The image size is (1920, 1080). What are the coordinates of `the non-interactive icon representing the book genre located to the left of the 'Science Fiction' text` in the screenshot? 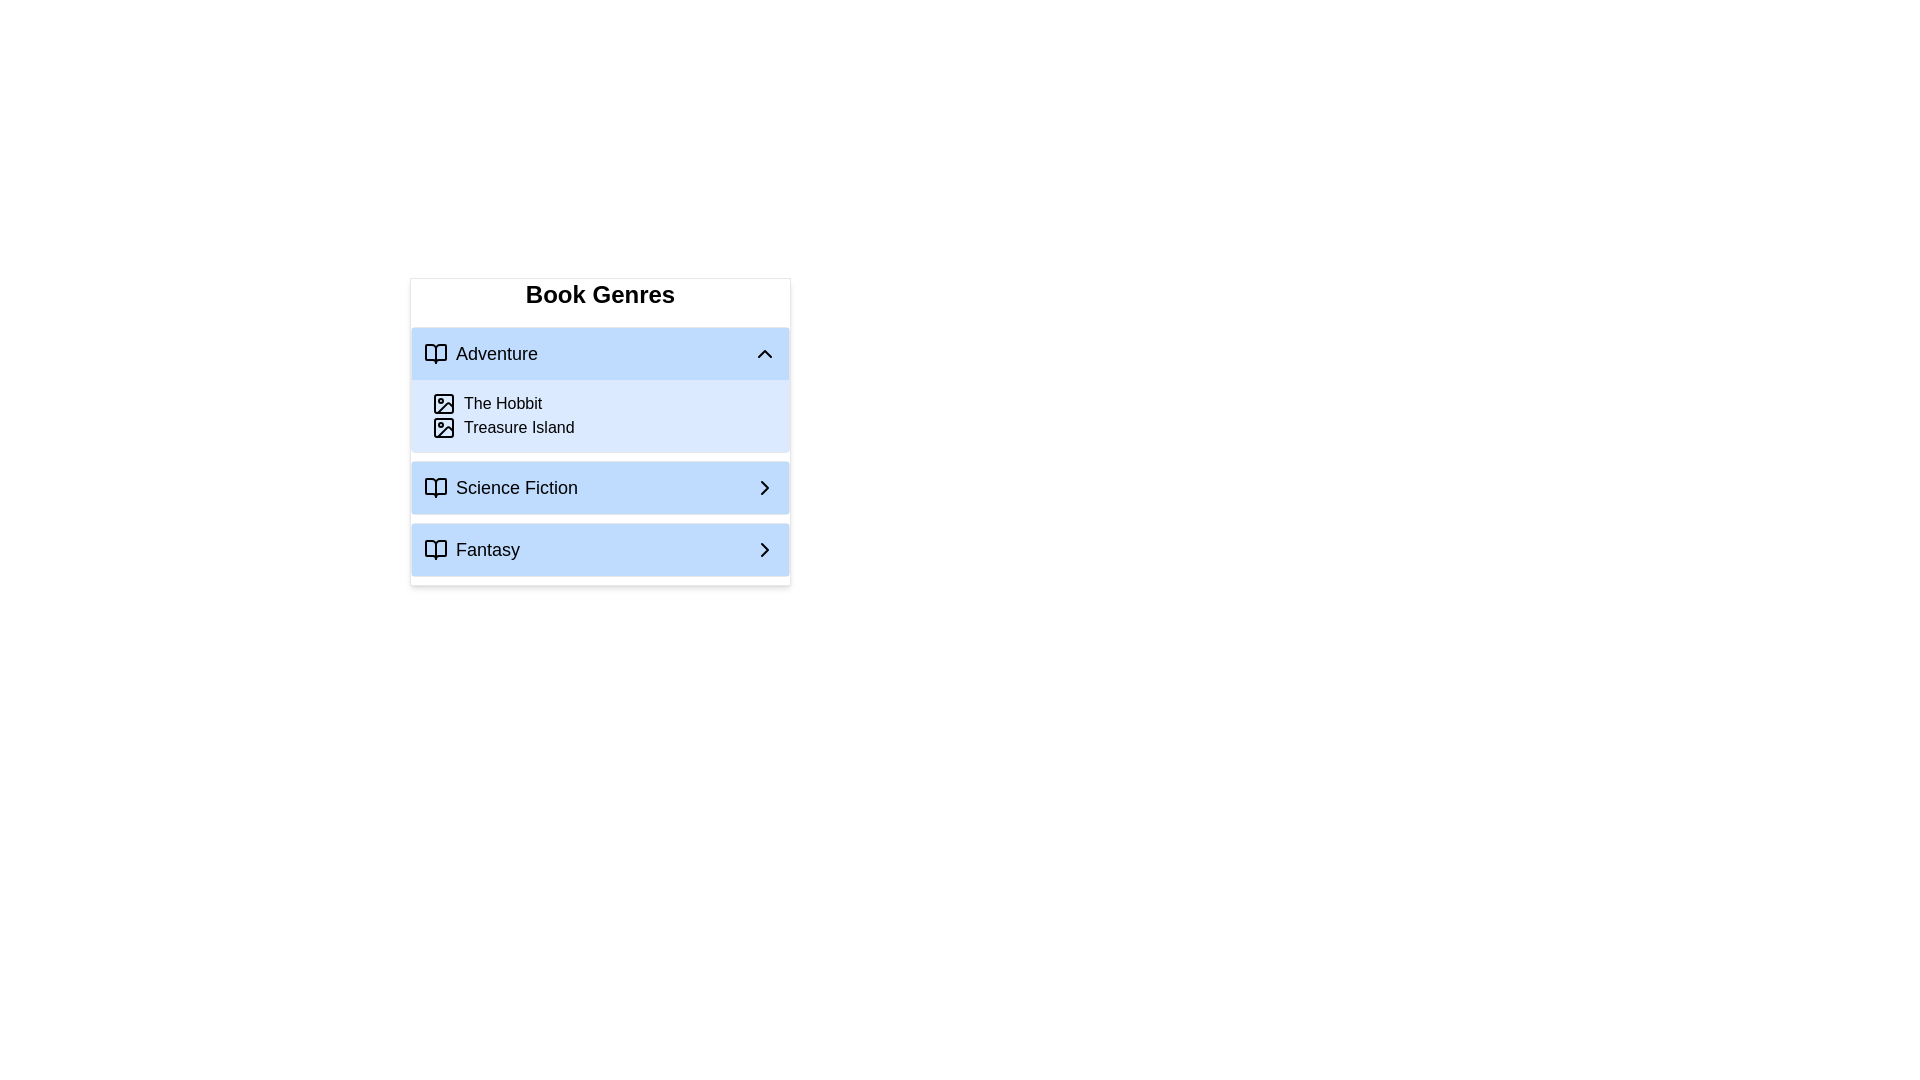 It's located at (435, 488).